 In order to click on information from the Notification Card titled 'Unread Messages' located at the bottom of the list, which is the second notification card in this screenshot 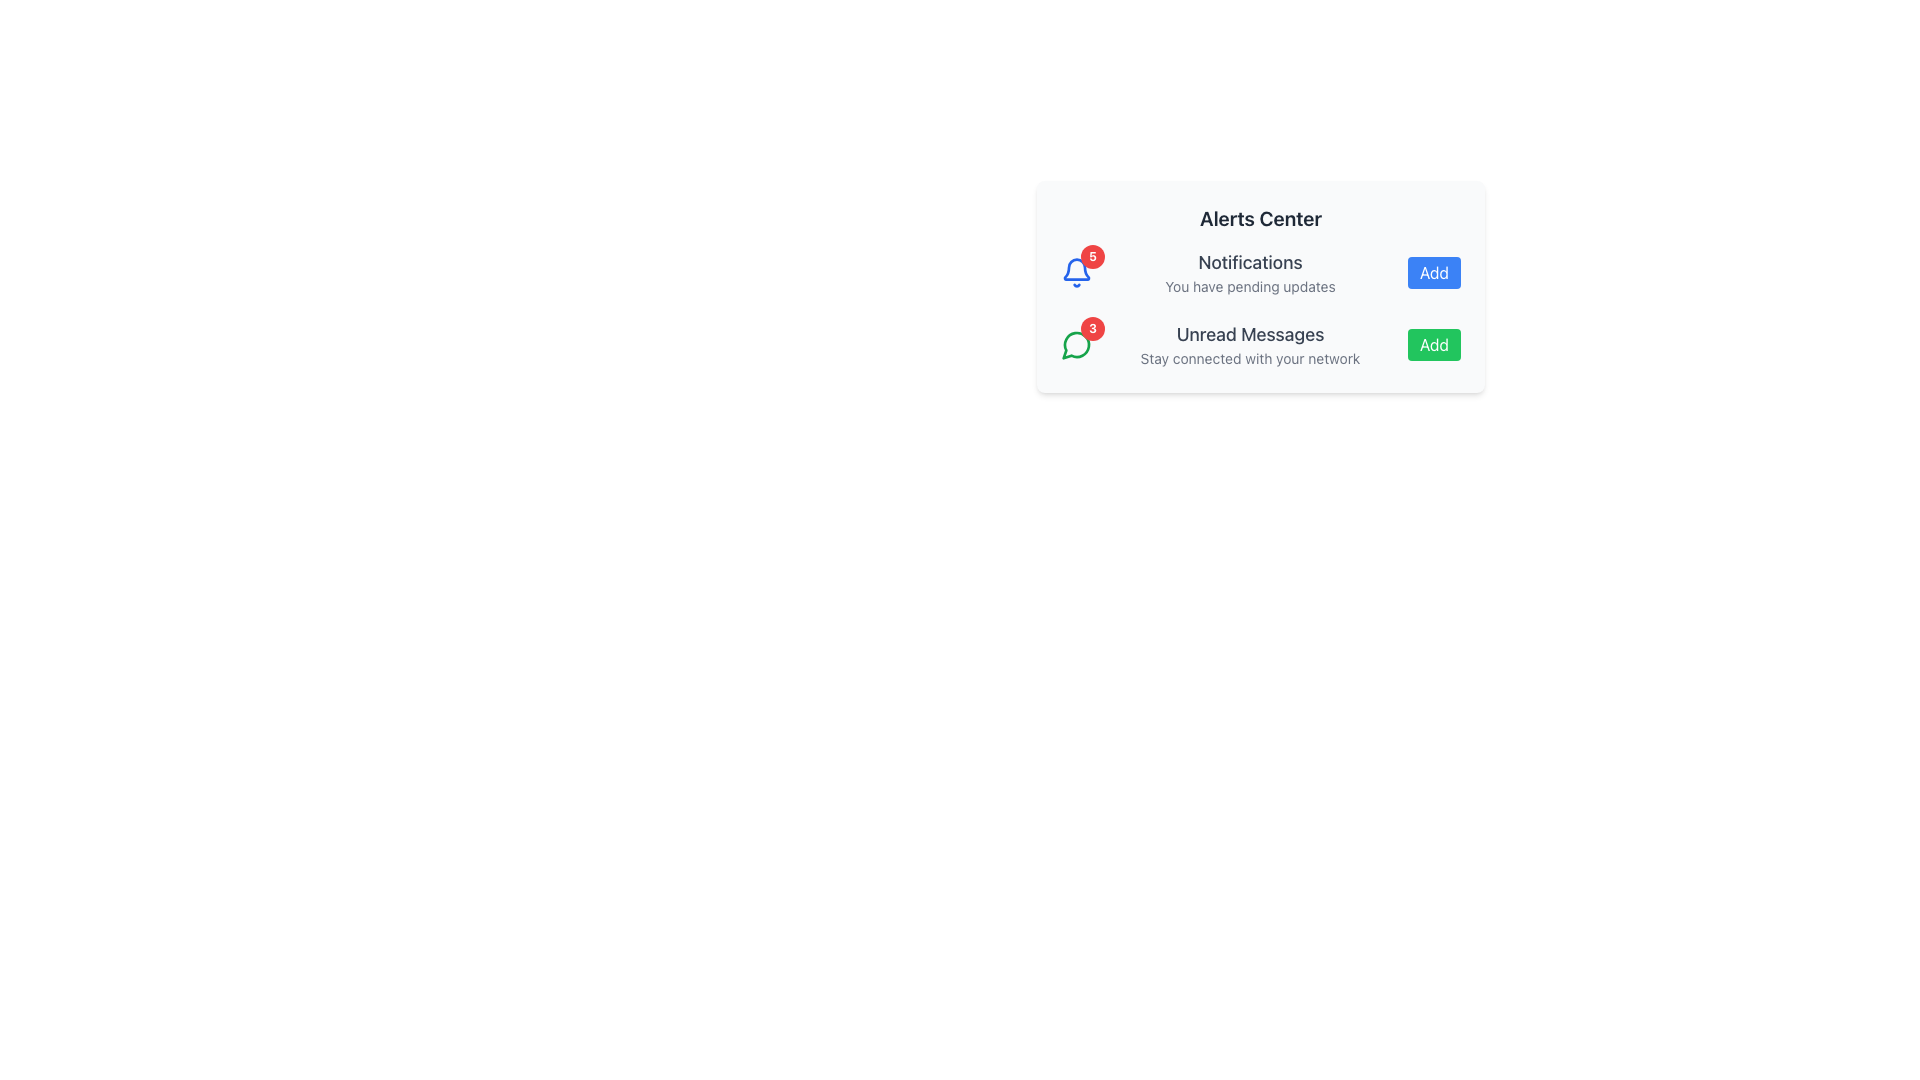, I will do `click(1260, 343)`.